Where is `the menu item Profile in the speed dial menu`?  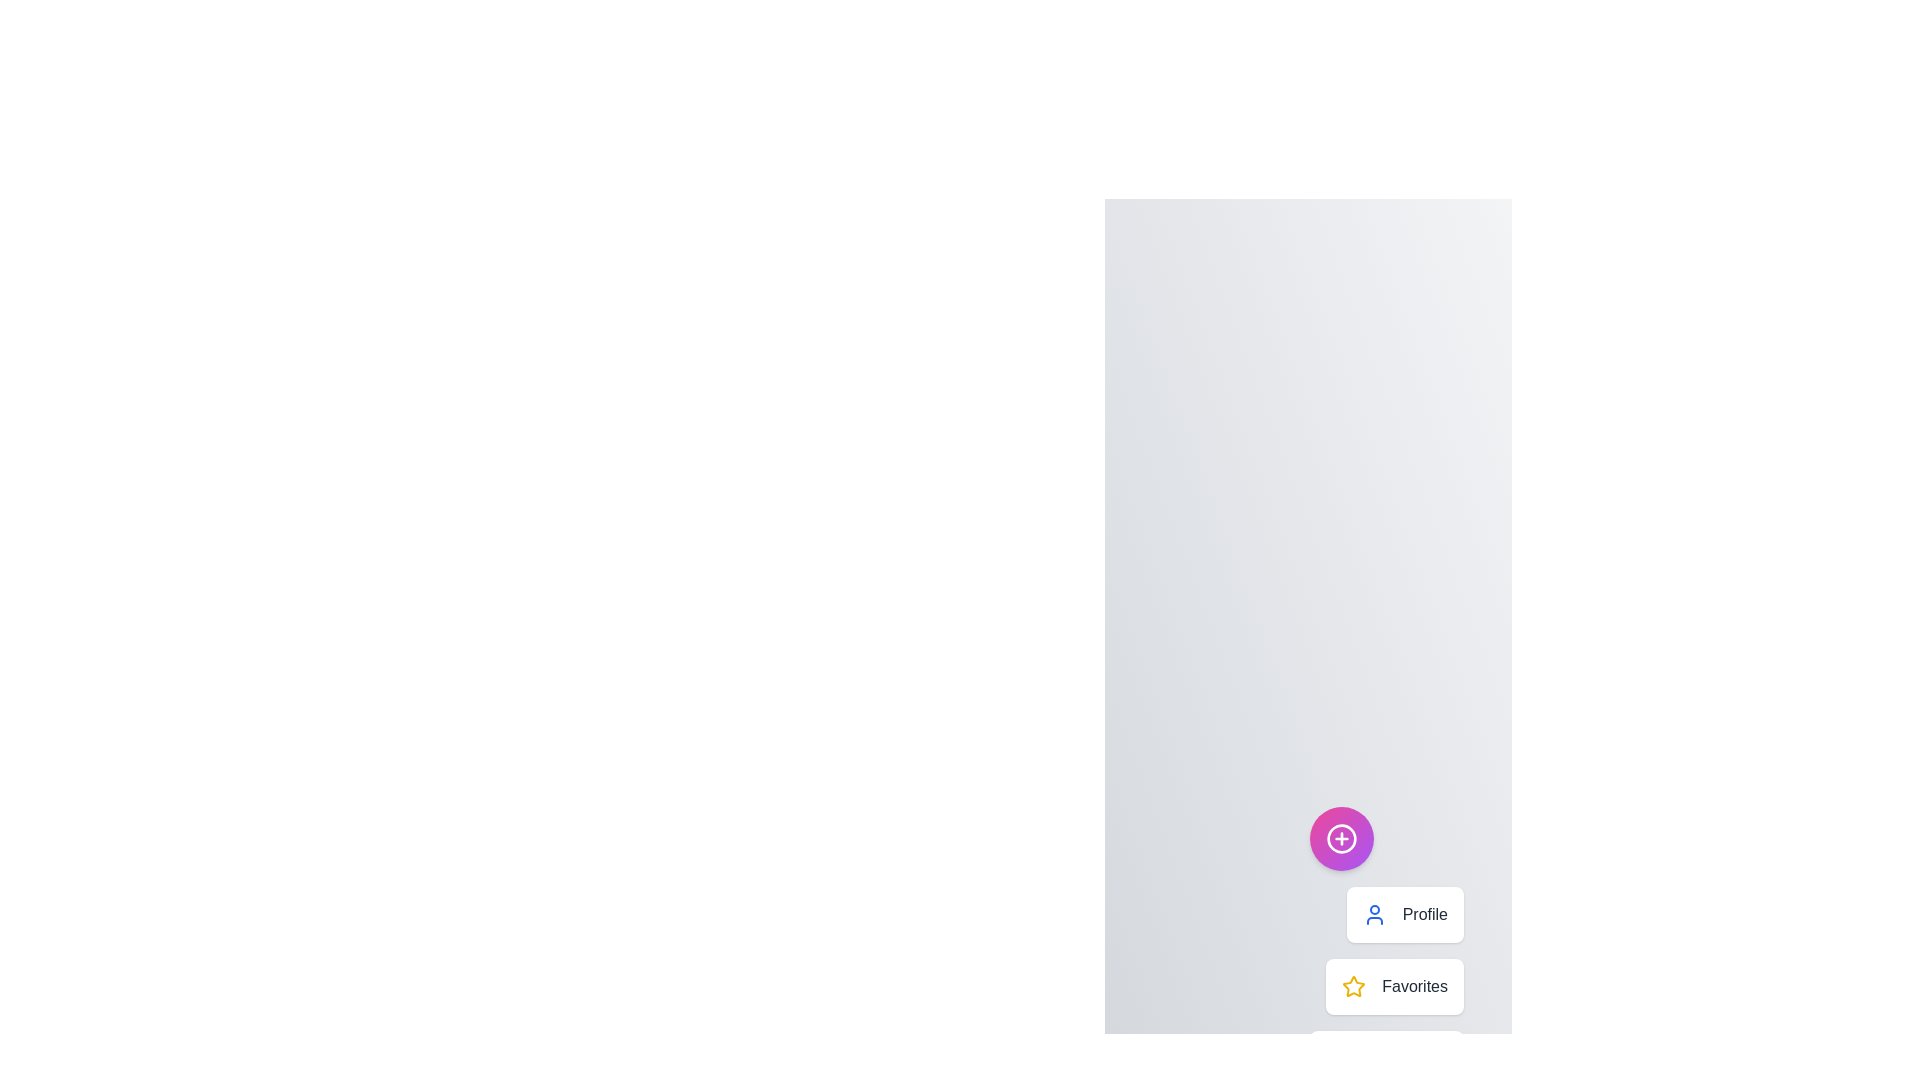 the menu item Profile in the speed dial menu is located at coordinates (1404, 914).